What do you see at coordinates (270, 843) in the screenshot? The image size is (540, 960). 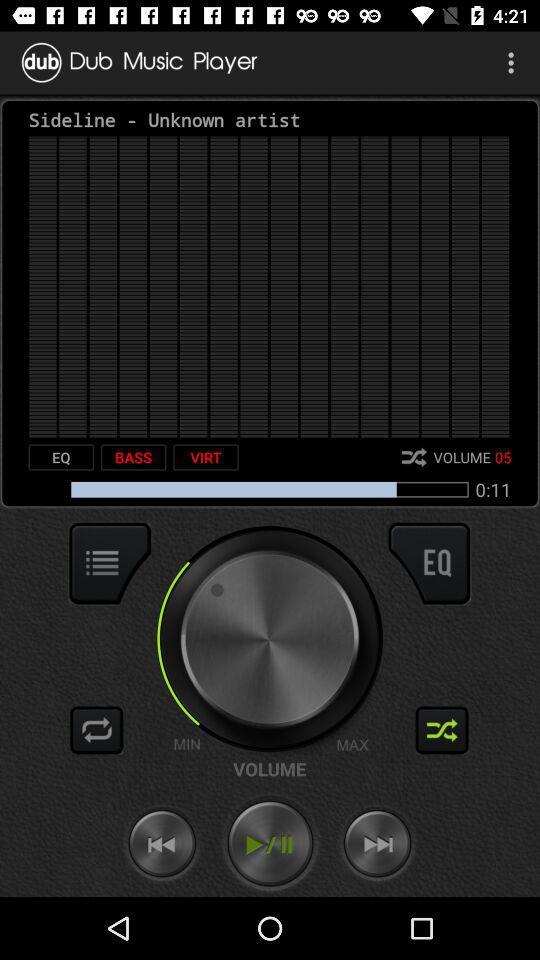 I see `or pause option` at bounding box center [270, 843].